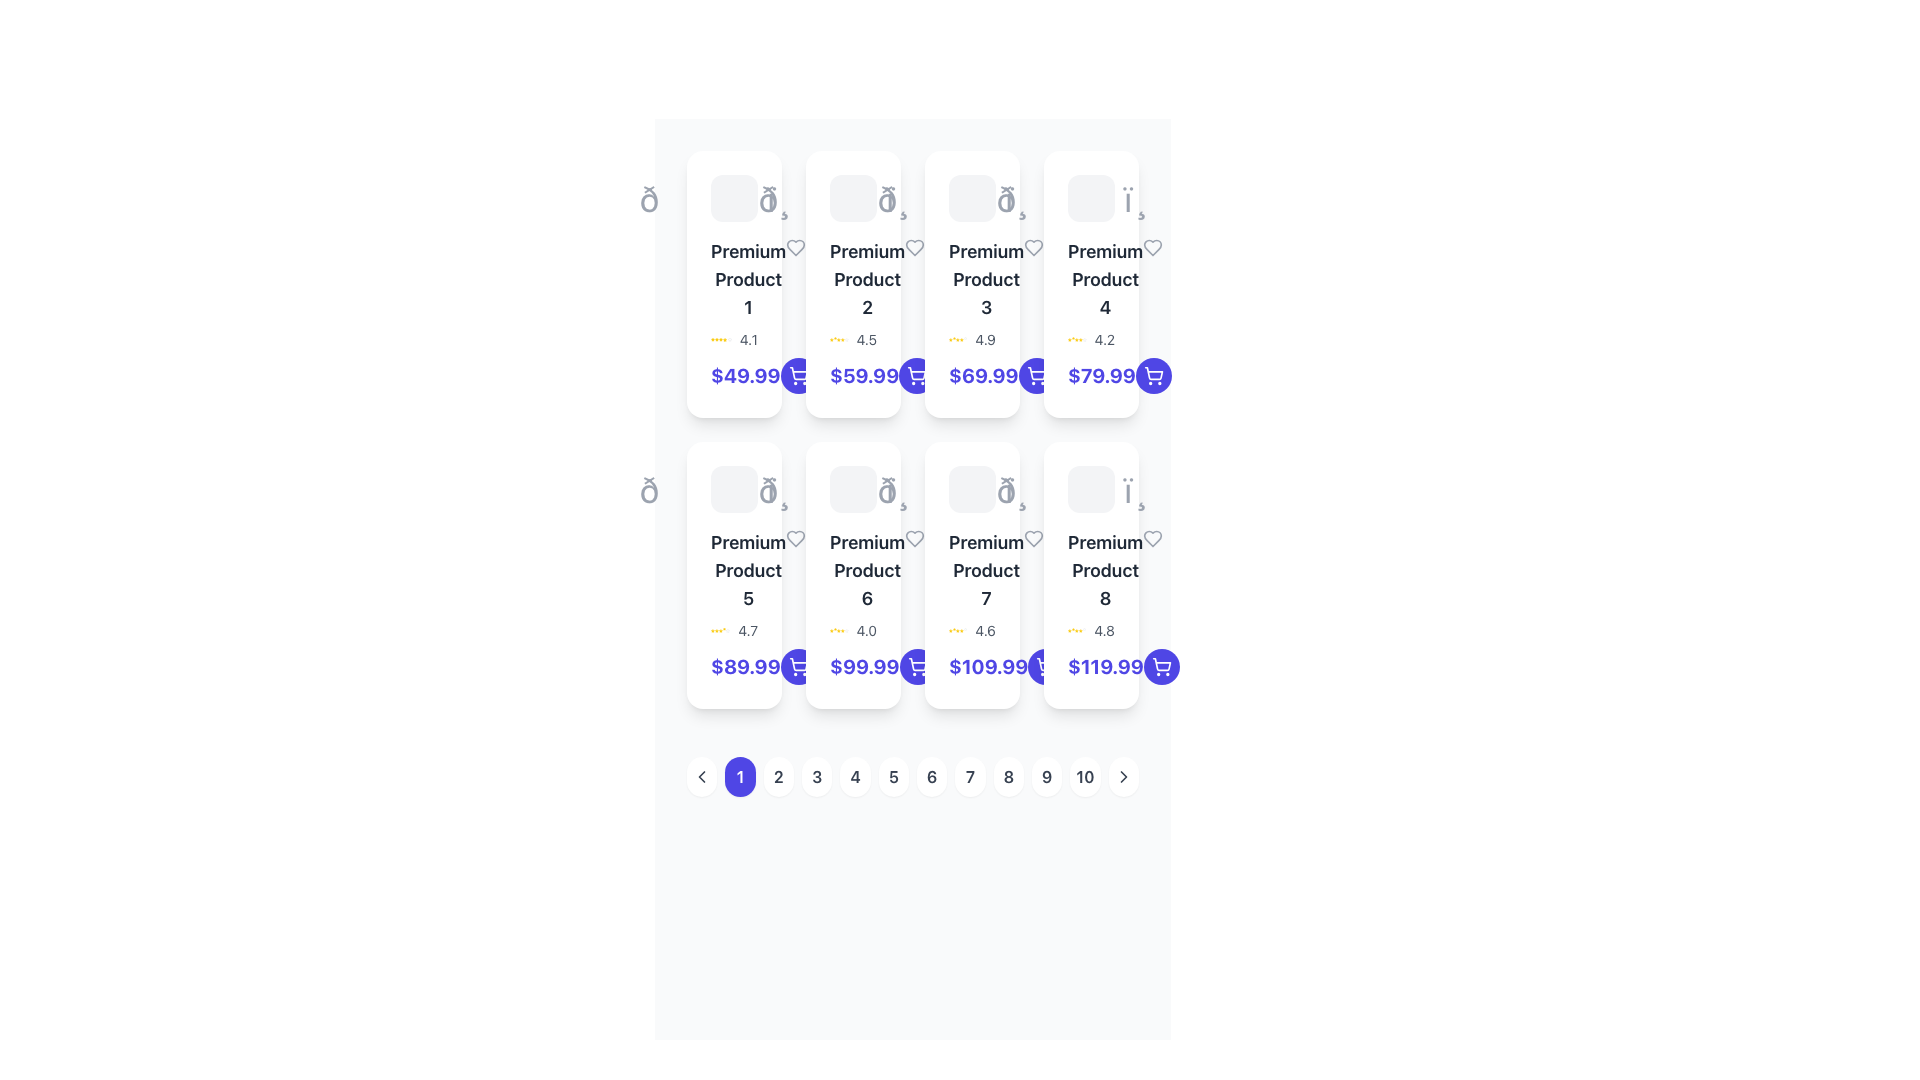  Describe the element at coordinates (839, 631) in the screenshot. I see `the fourth star icon in the rating system for the product 'Premium Product 6', which visually indicates a score of 4 out of 5 stars` at that location.